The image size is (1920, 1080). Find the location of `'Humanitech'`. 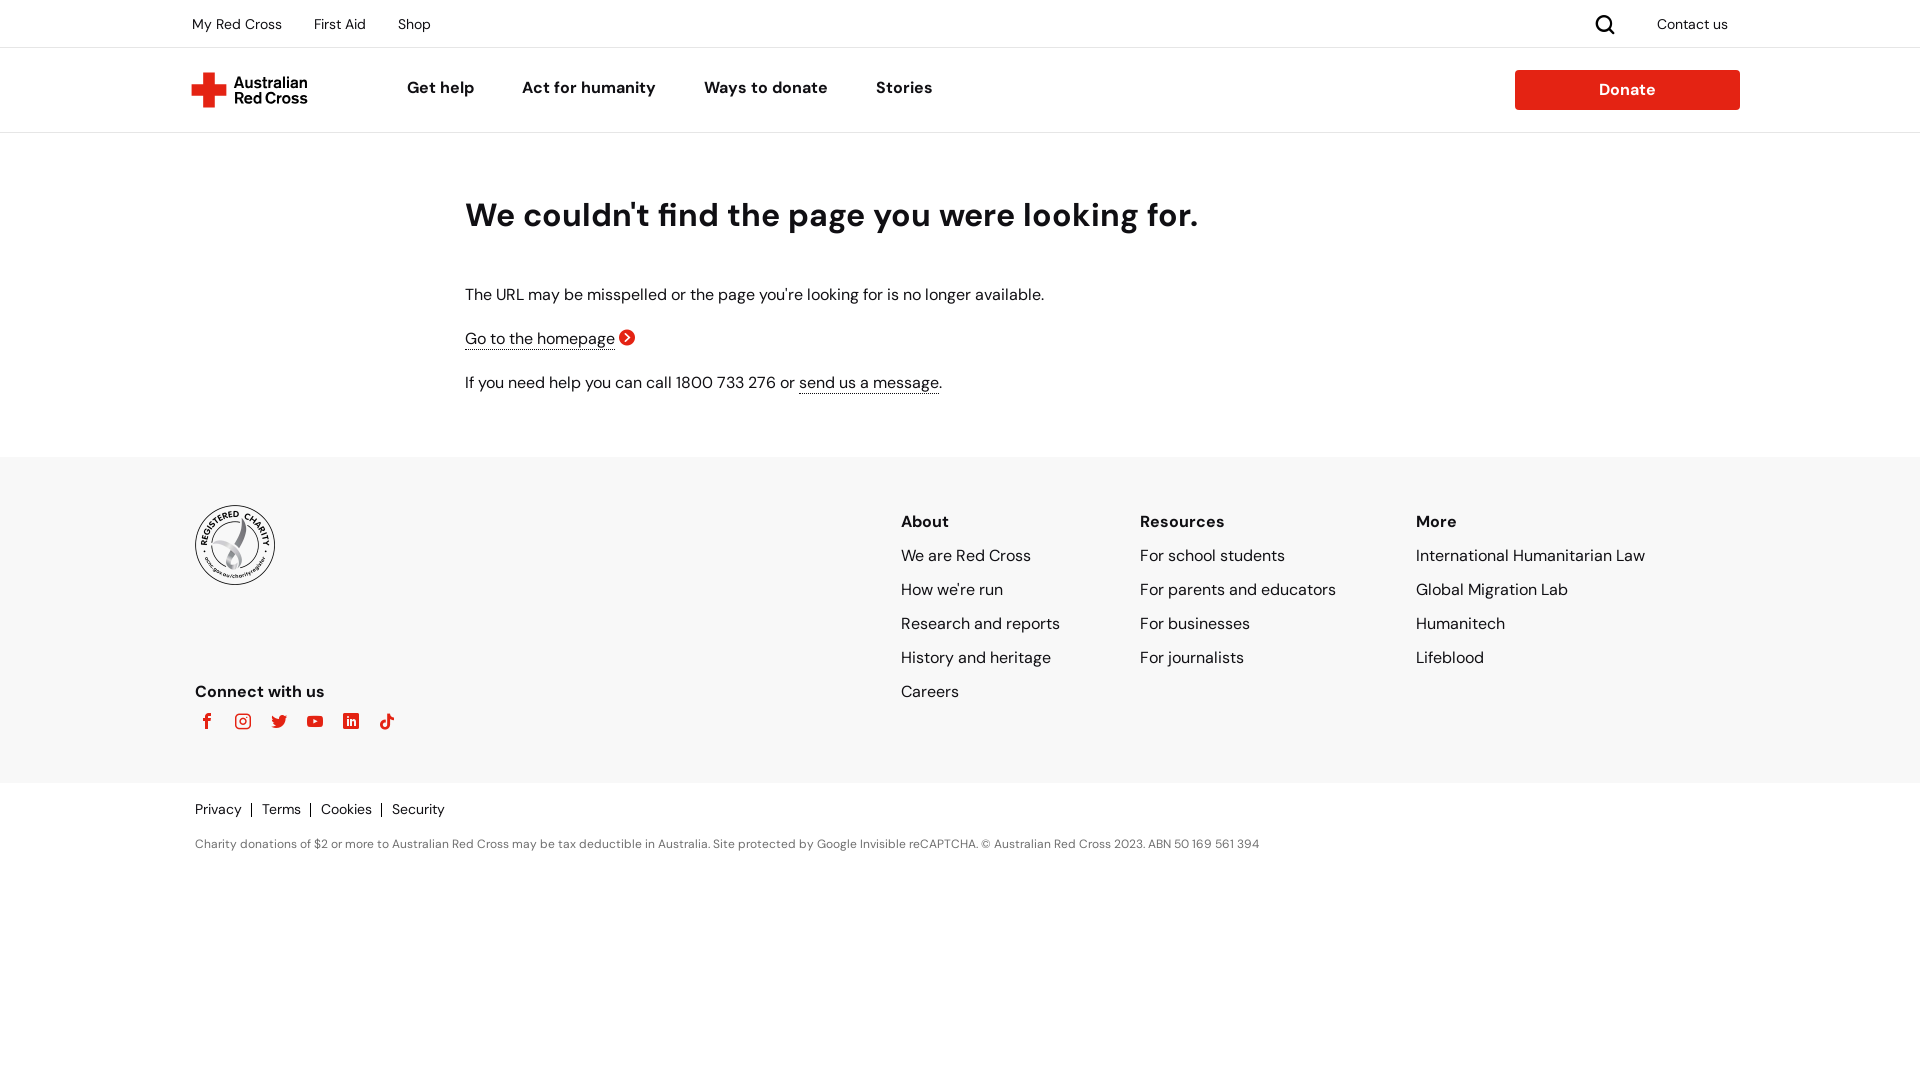

'Humanitech' is located at coordinates (1460, 622).